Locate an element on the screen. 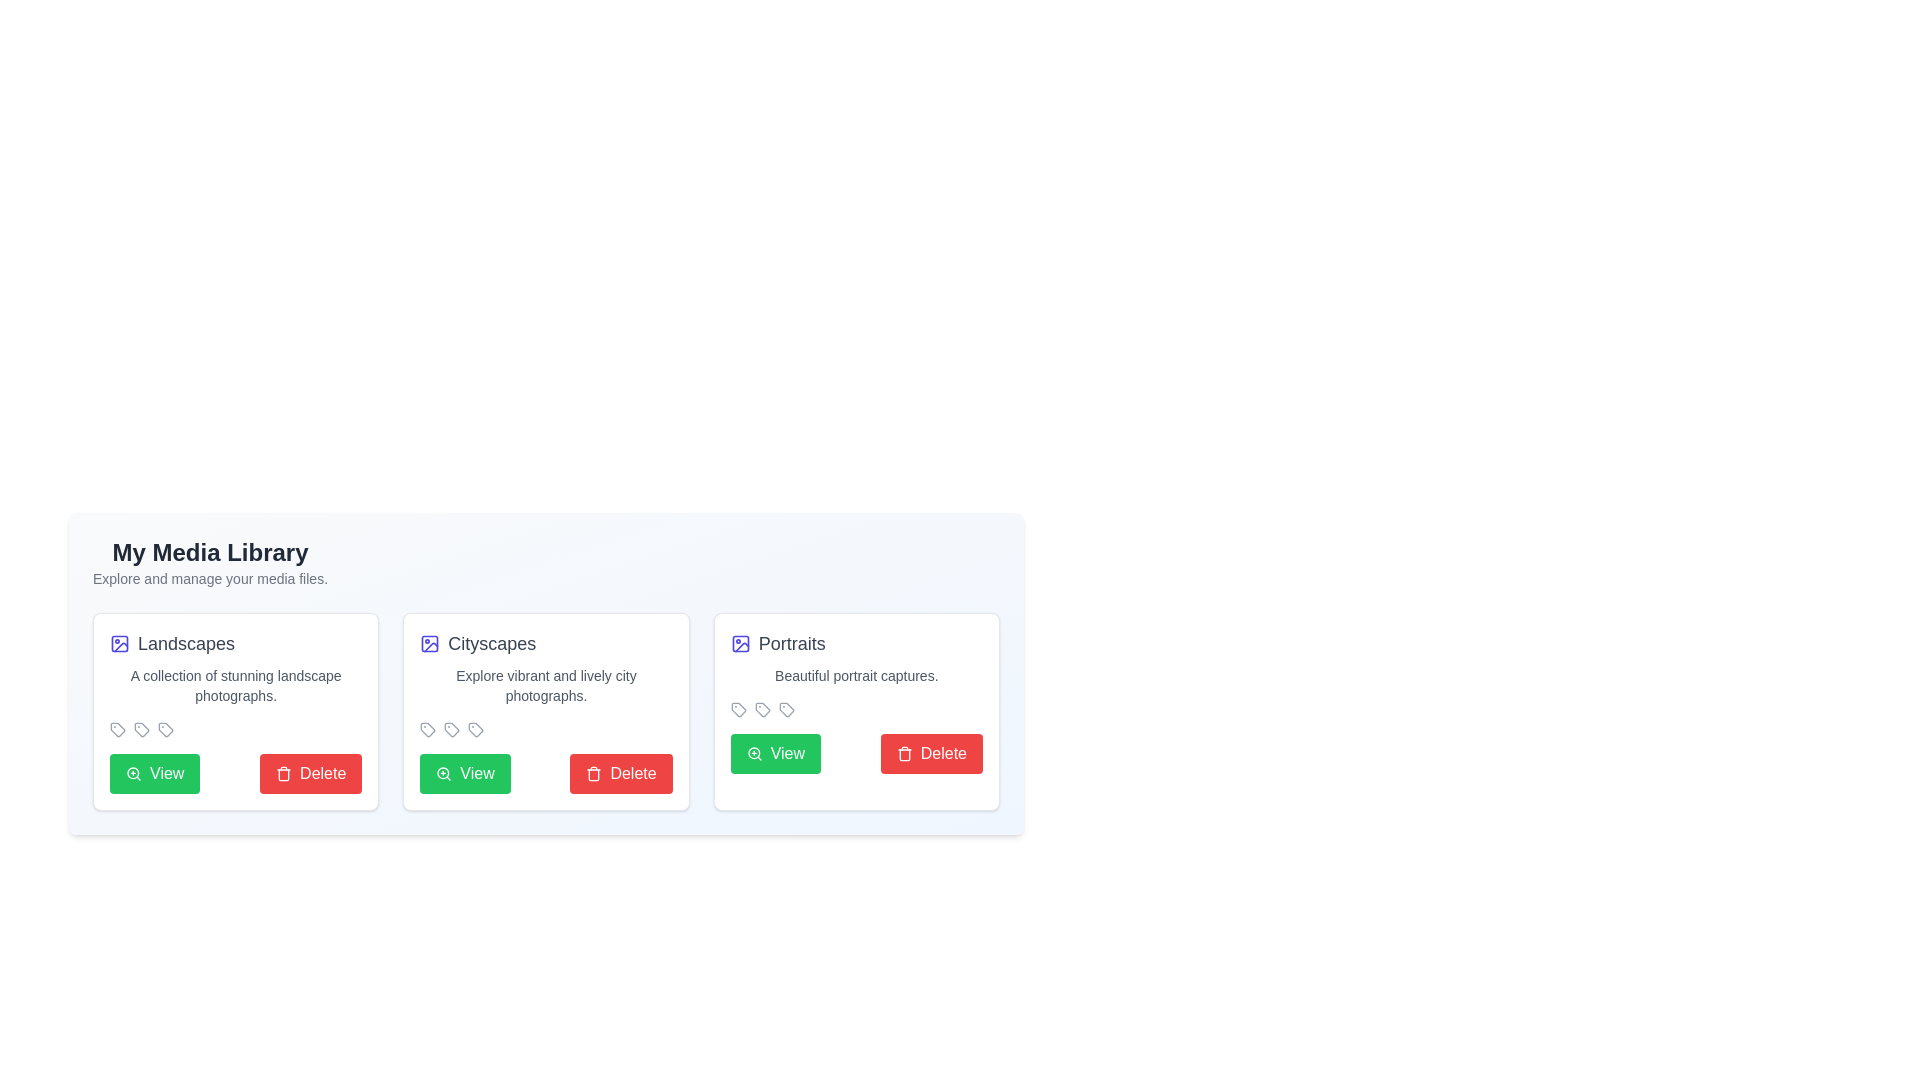  the 'View' text label located in the bottom-right card of a three-card layout is located at coordinates (786, 753).